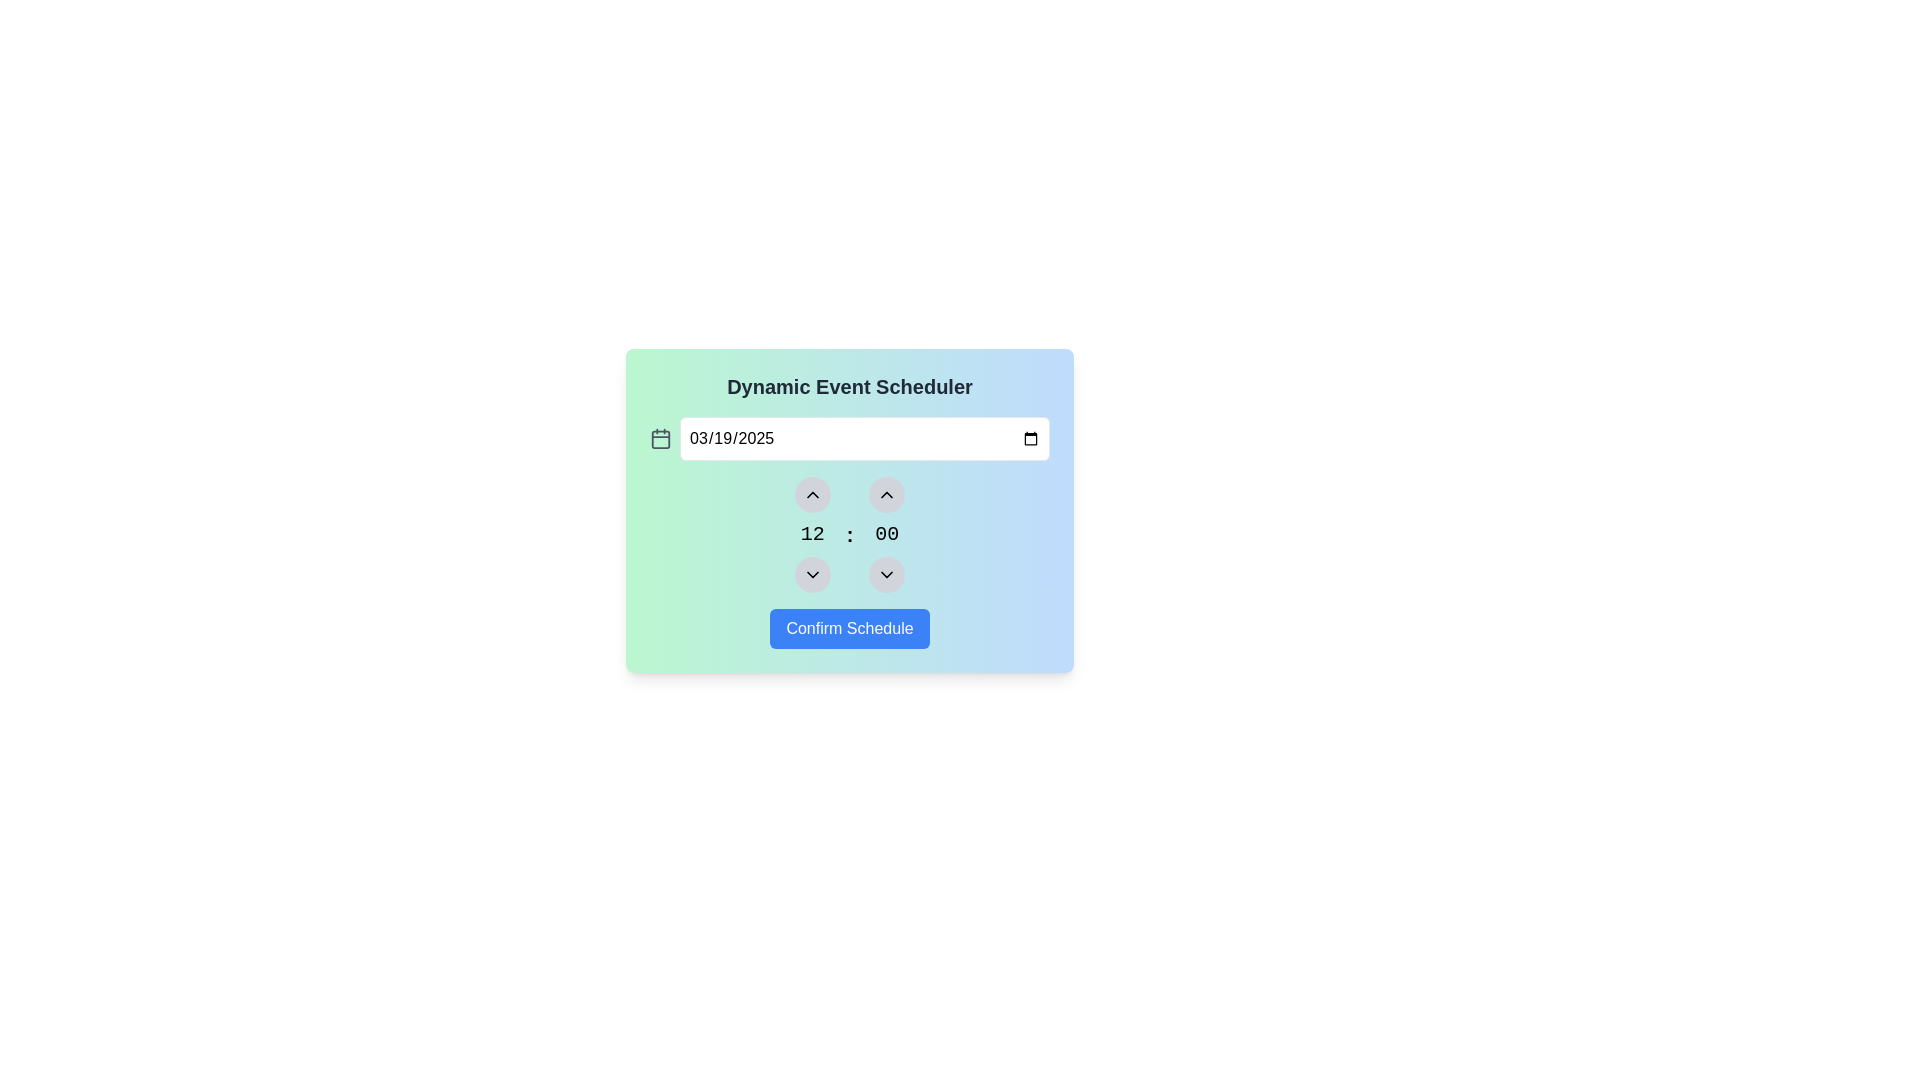 The width and height of the screenshot is (1920, 1080). Describe the element at coordinates (886, 574) in the screenshot. I see `the downward-pointing chevron icon` at that location.